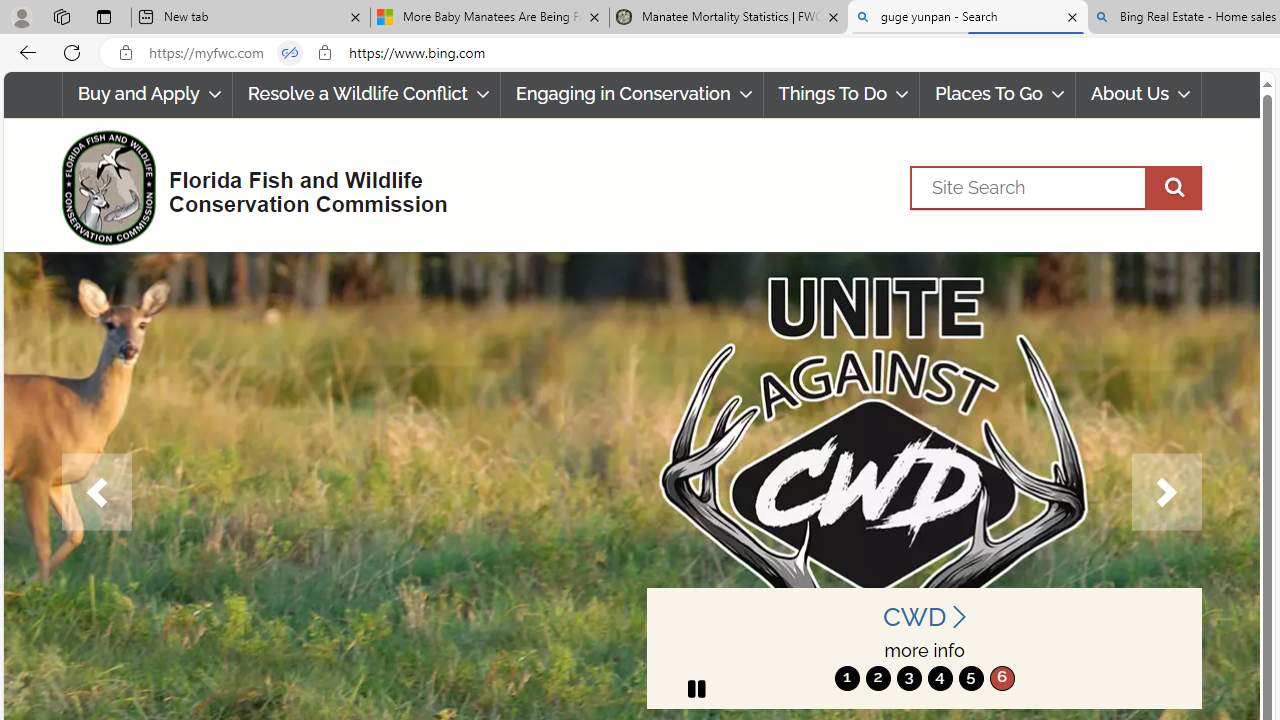  I want to click on 'Tab actions menu', so click(103, 16).